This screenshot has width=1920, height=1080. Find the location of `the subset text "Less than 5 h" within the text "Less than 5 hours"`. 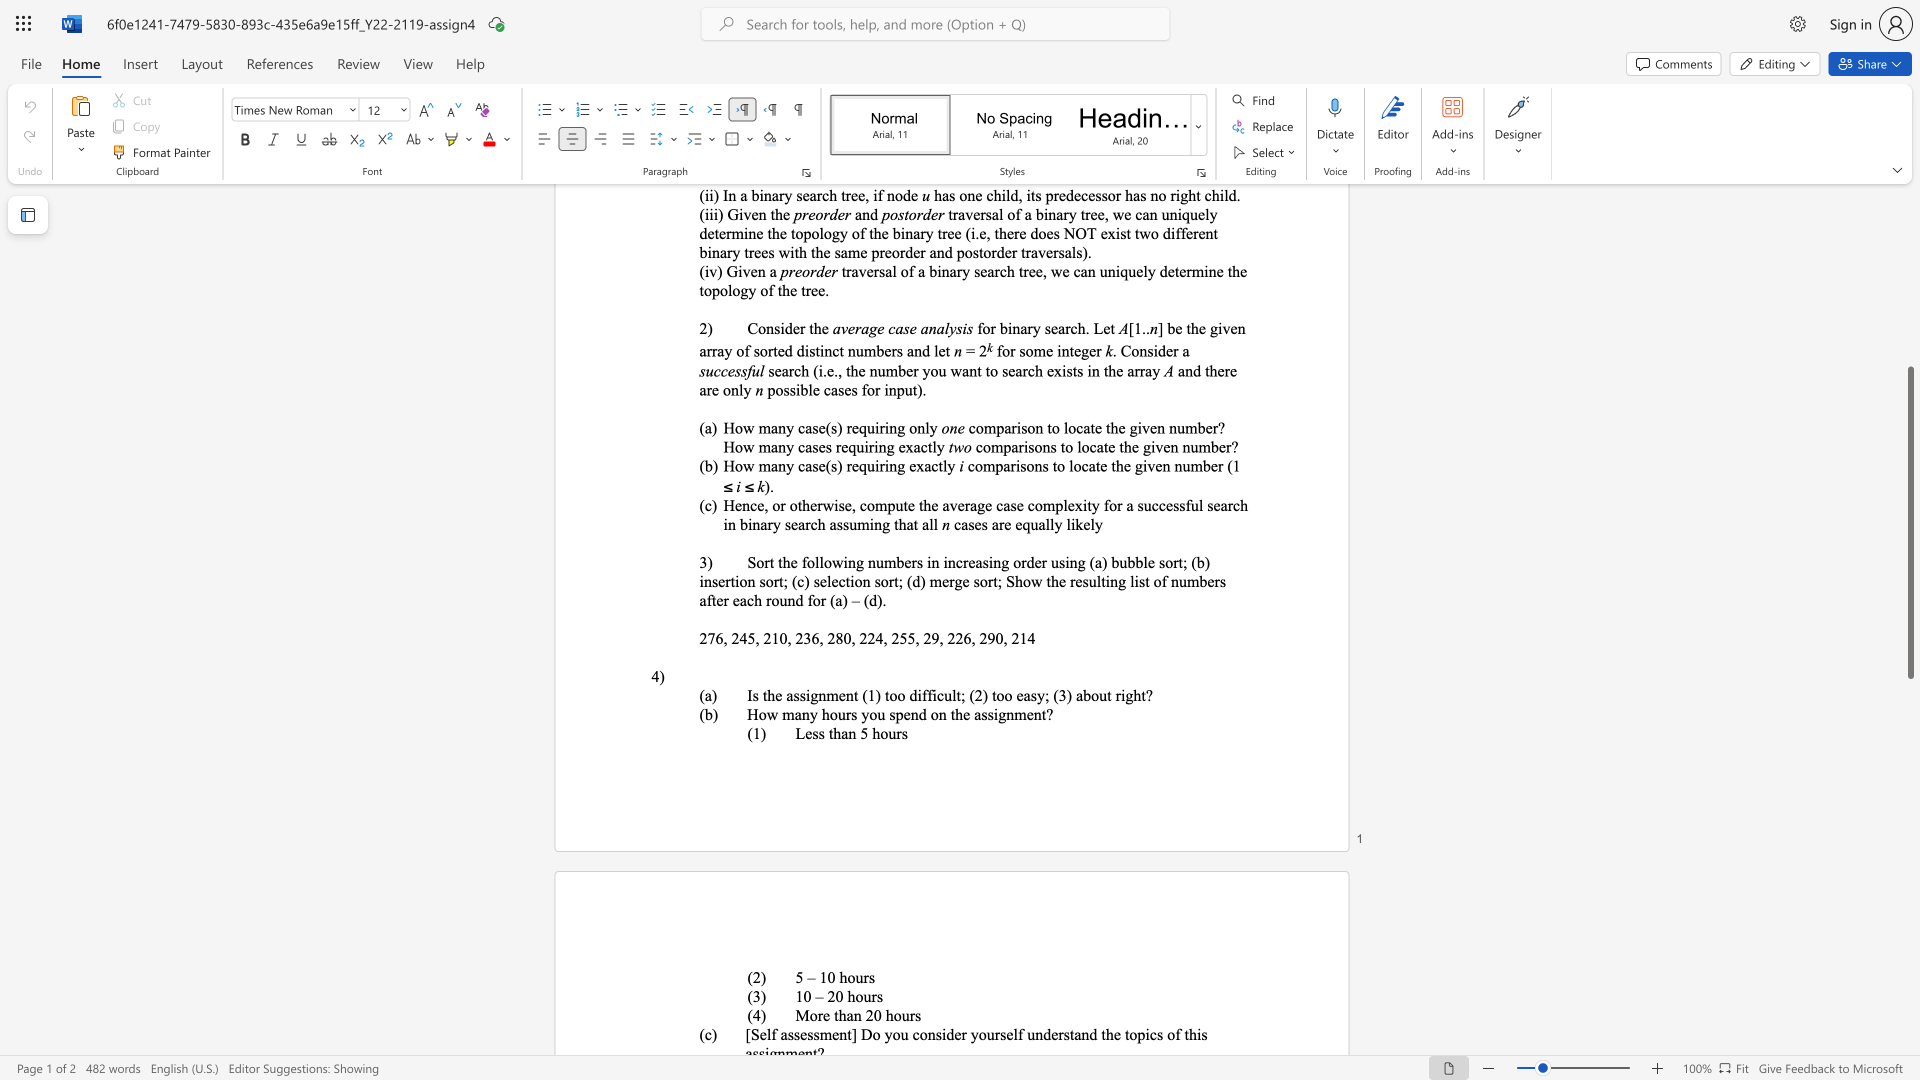

the subset text "Less than 5 h" within the text "Less than 5 hours" is located at coordinates (794, 733).